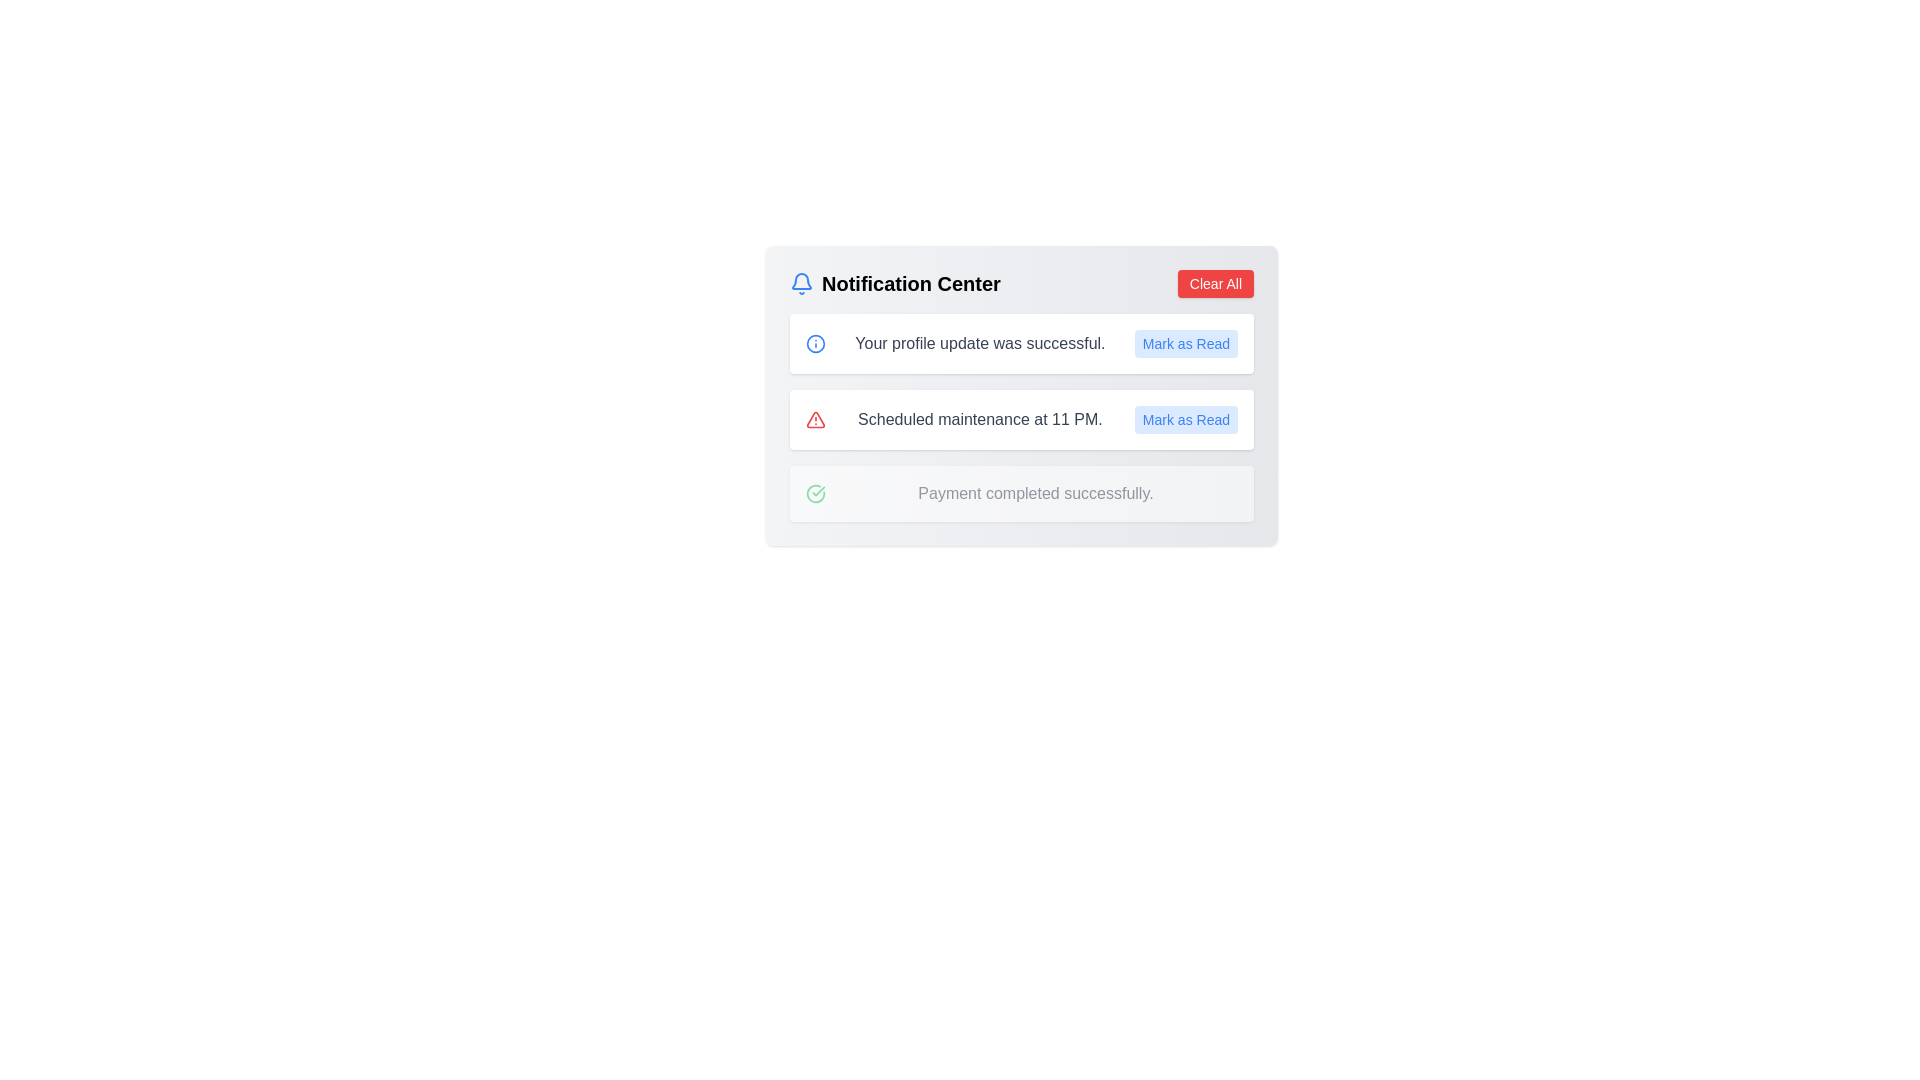 This screenshot has height=1080, width=1920. I want to click on the 'Clear All' button with a red background and white text located in the top-right corner of the notification panel to clear all notifications, so click(1214, 284).